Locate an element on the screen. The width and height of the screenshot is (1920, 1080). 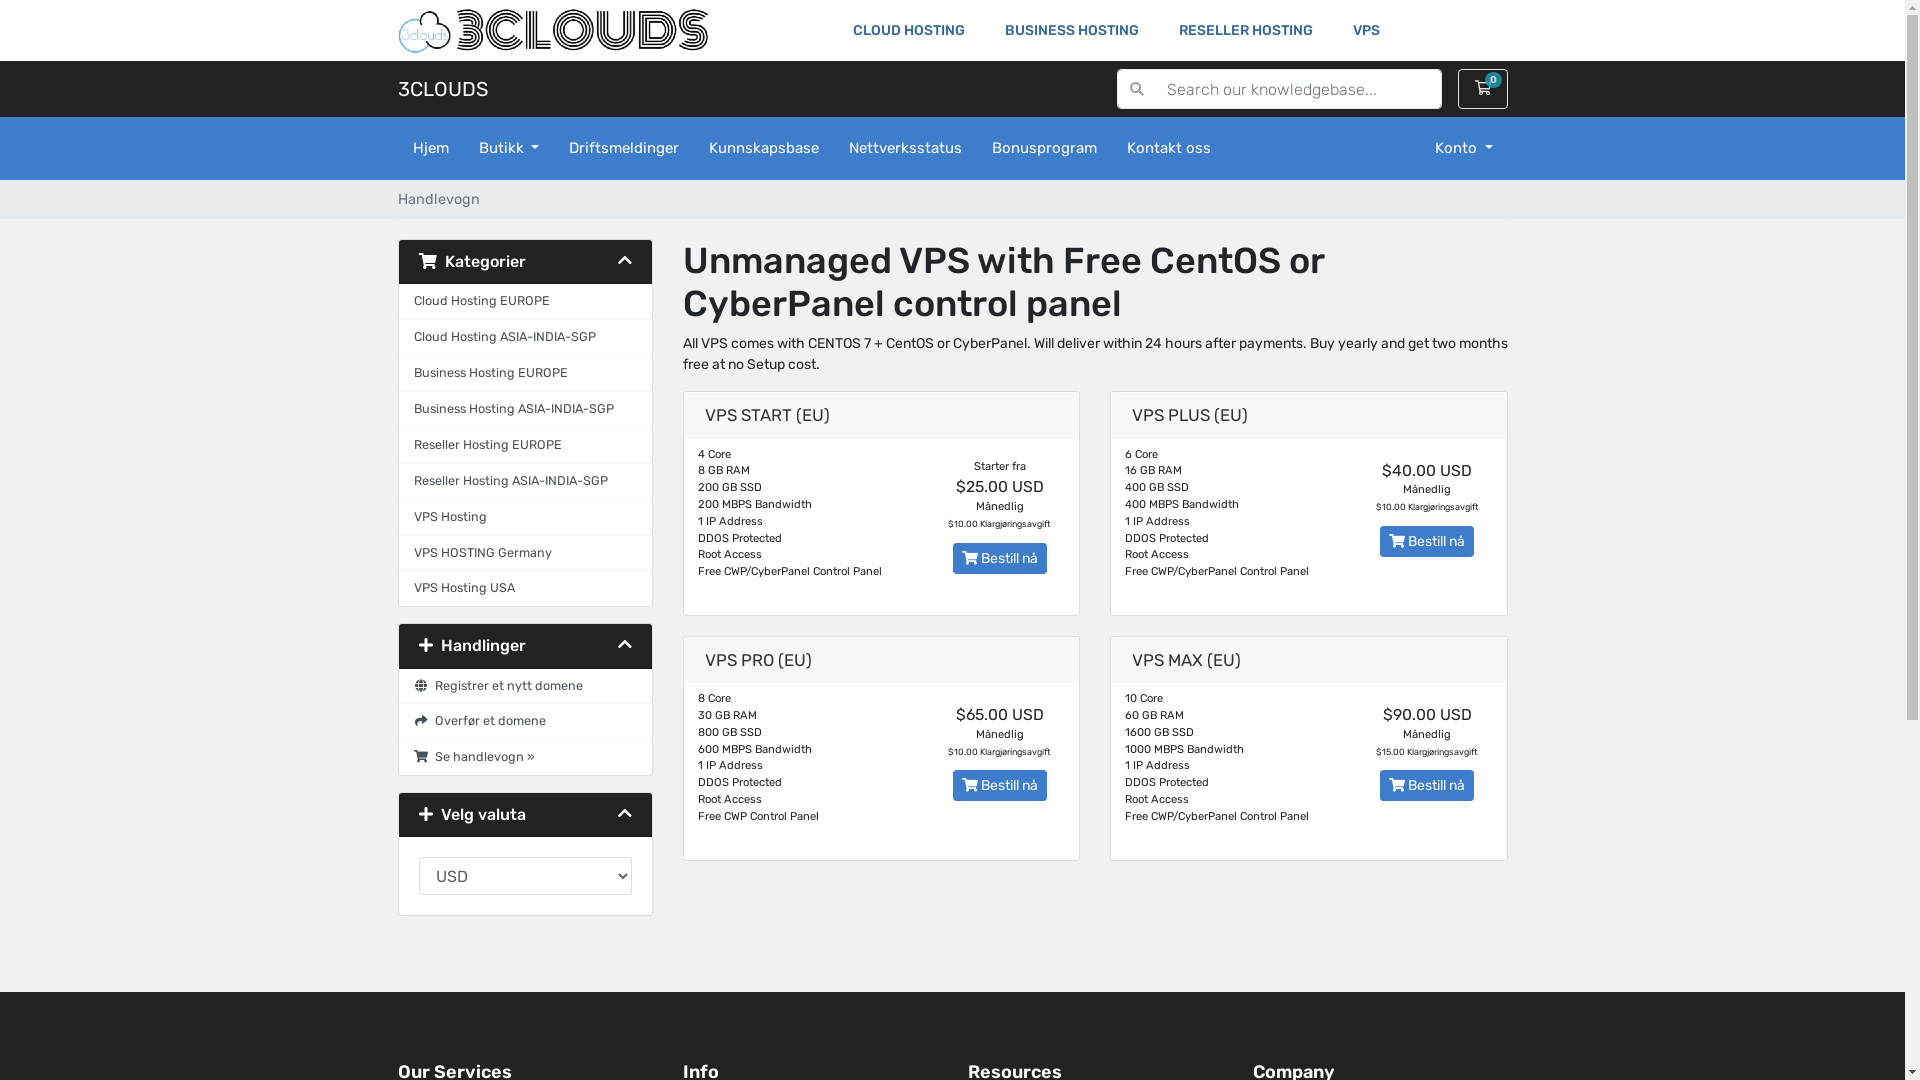
'Reseller Hosting EUROPE' is located at coordinates (524, 445).